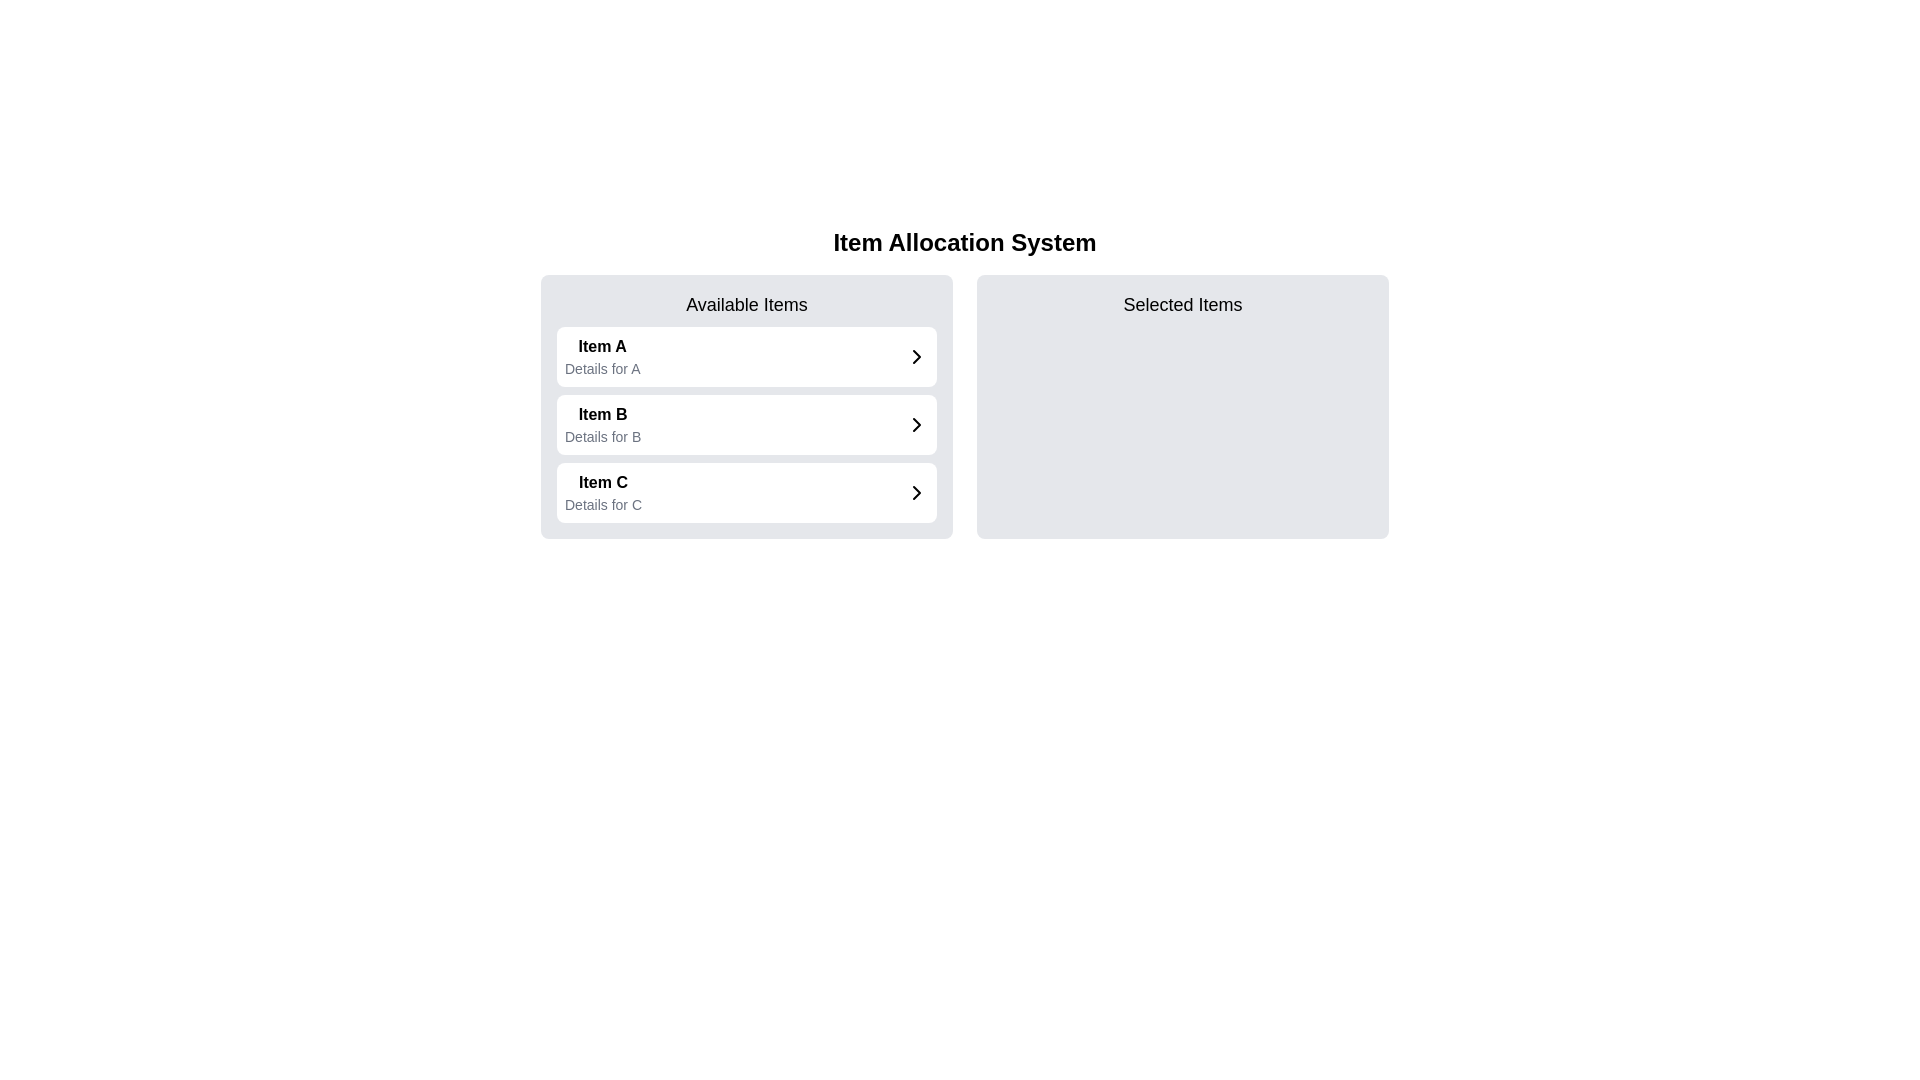  What do you see at coordinates (602, 504) in the screenshot?
I see `text label that displays 'Details for C' located in the 'Available Items' section under 'Item C'` at bounding box center [602, 504].